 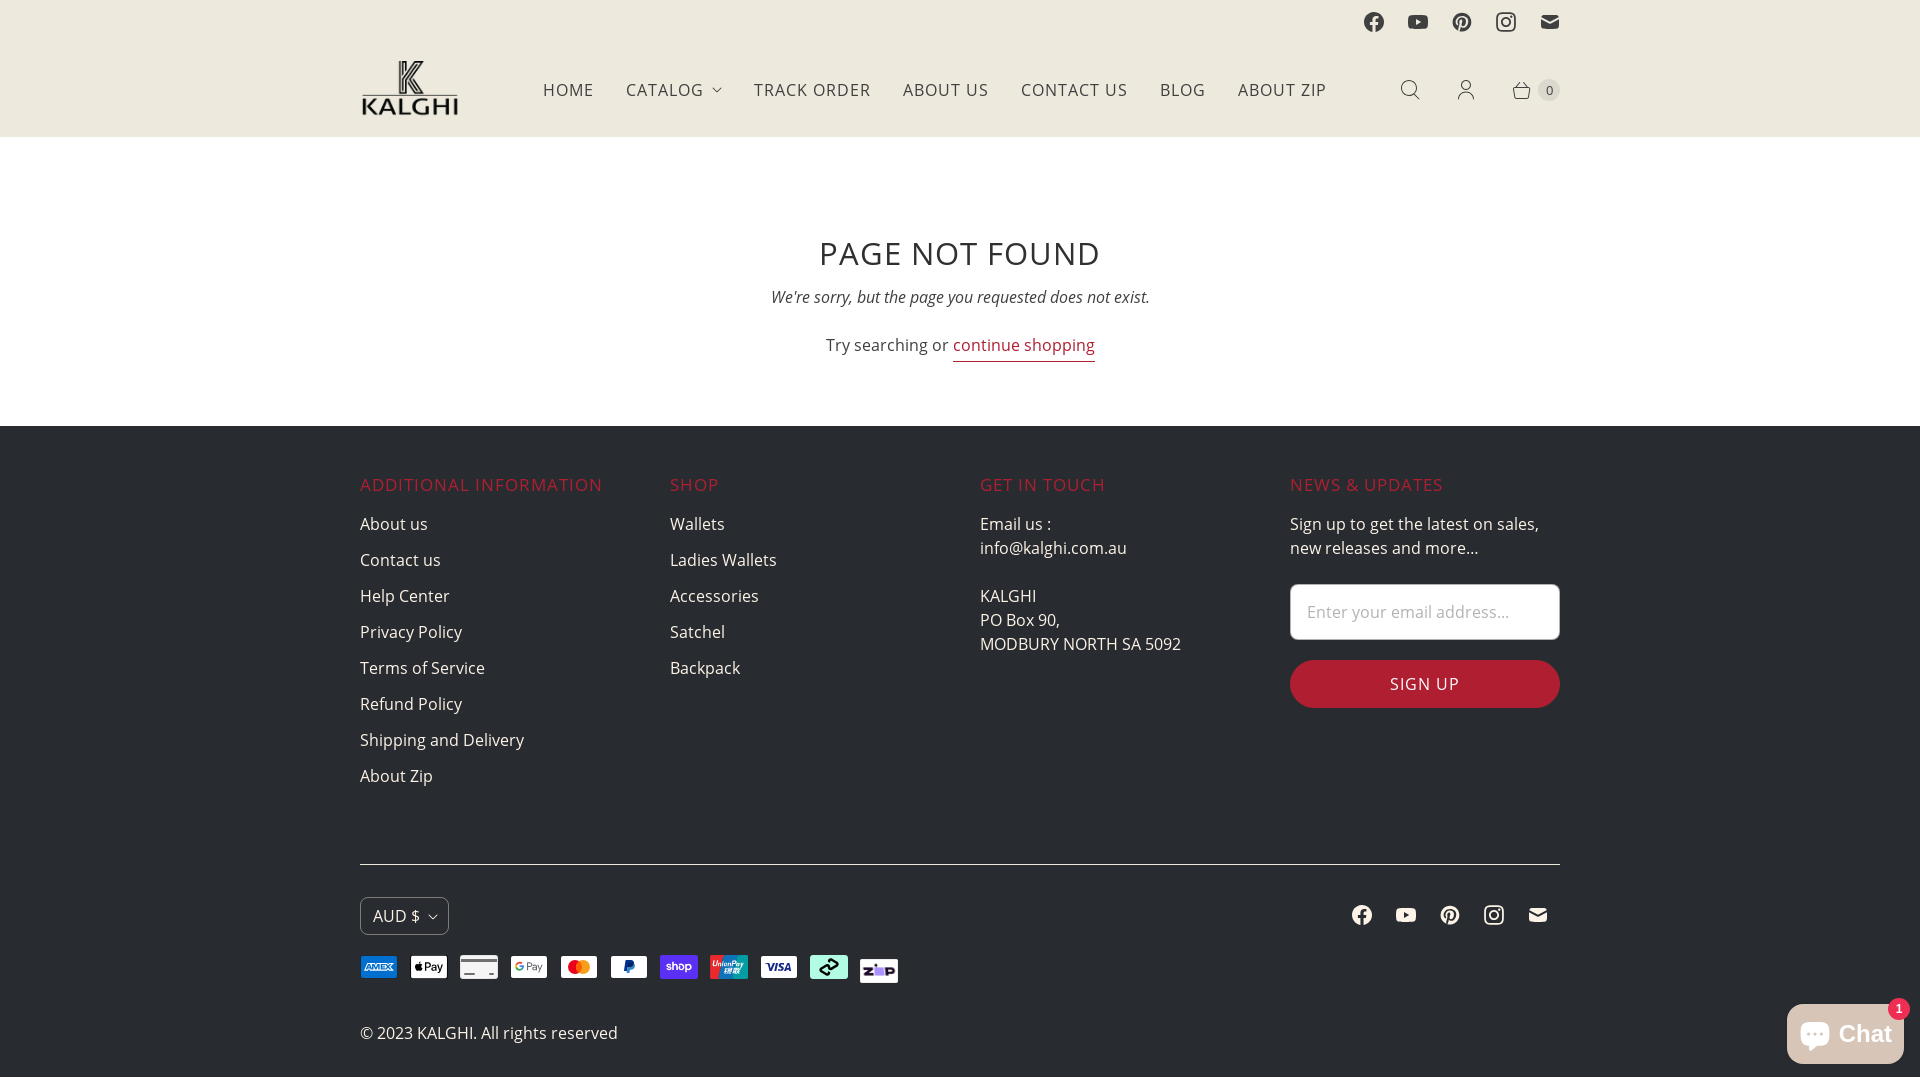 What do you see at coordinates (812, 88) in the screenshot?
I see `'TRACK ORDER'` at bounding box center [812, 88].